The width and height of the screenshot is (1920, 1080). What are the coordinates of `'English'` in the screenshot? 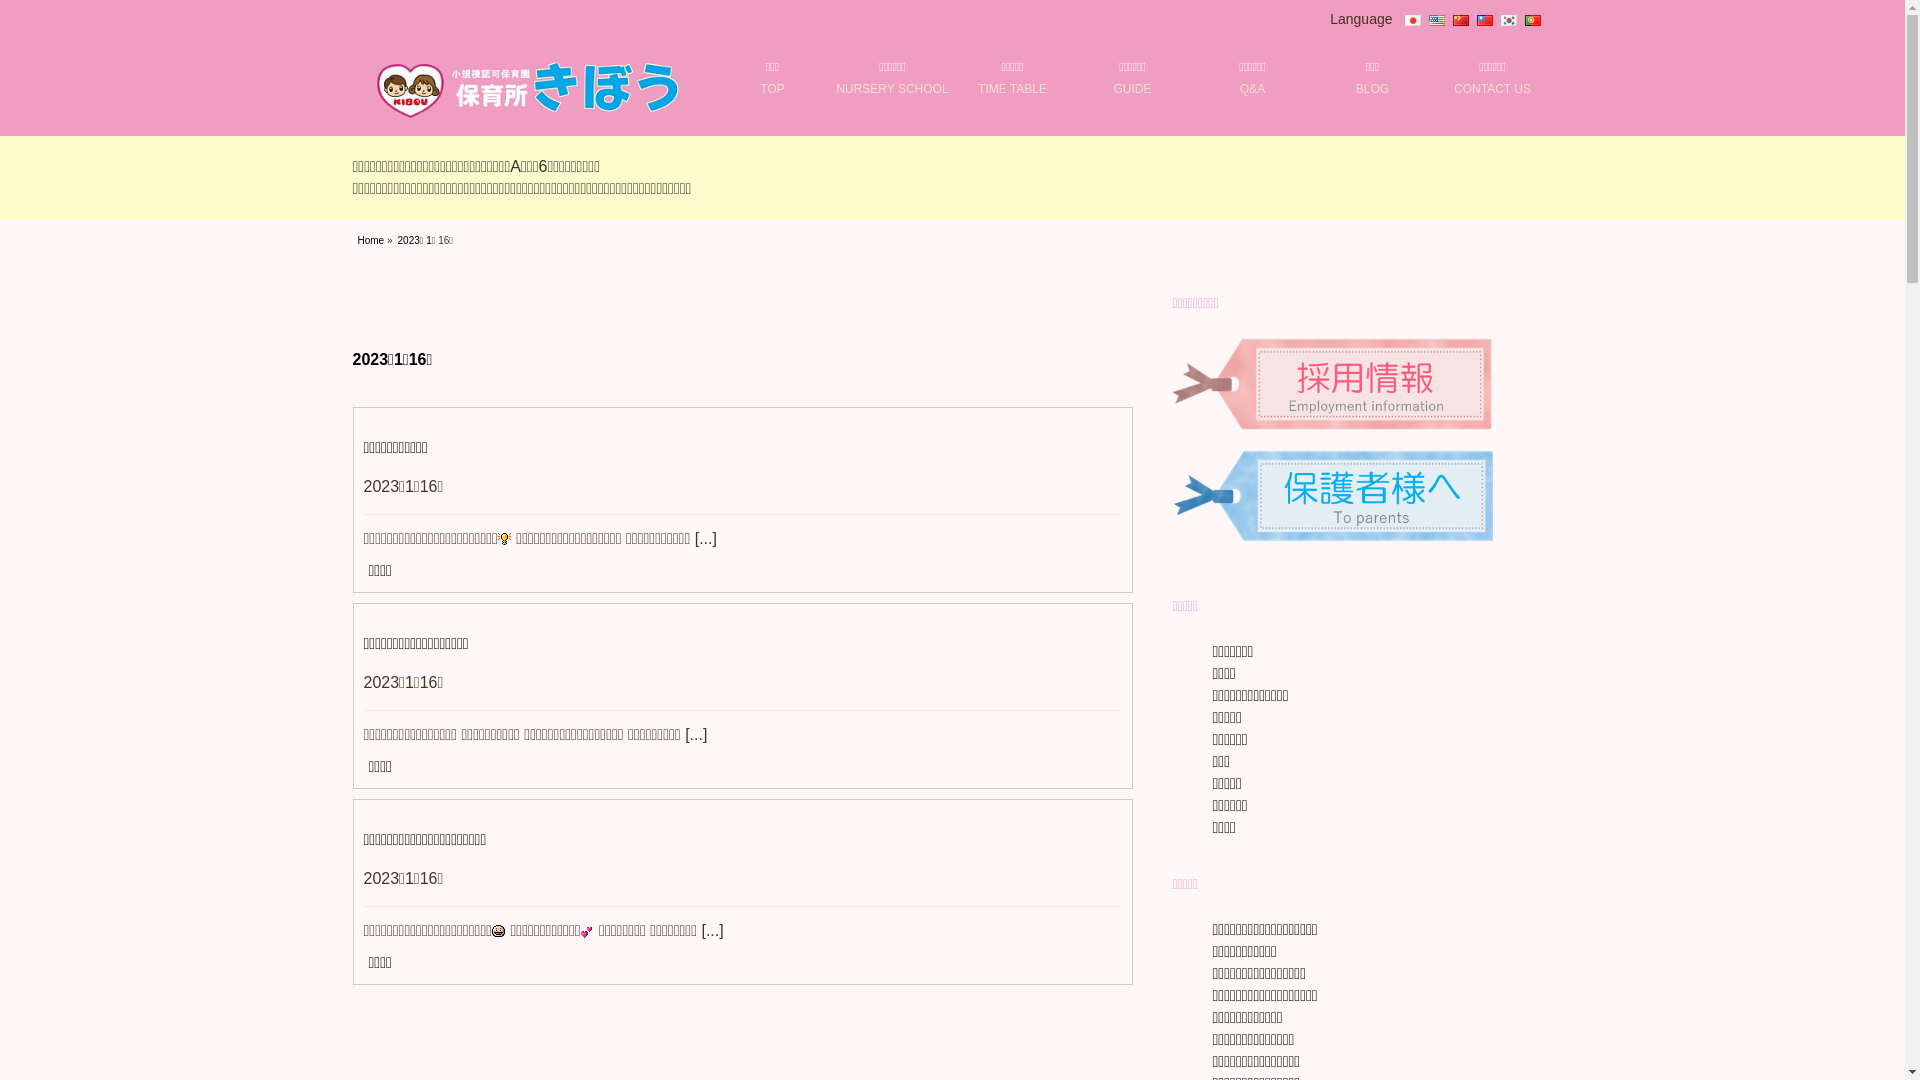 It's located at (1434, 19).